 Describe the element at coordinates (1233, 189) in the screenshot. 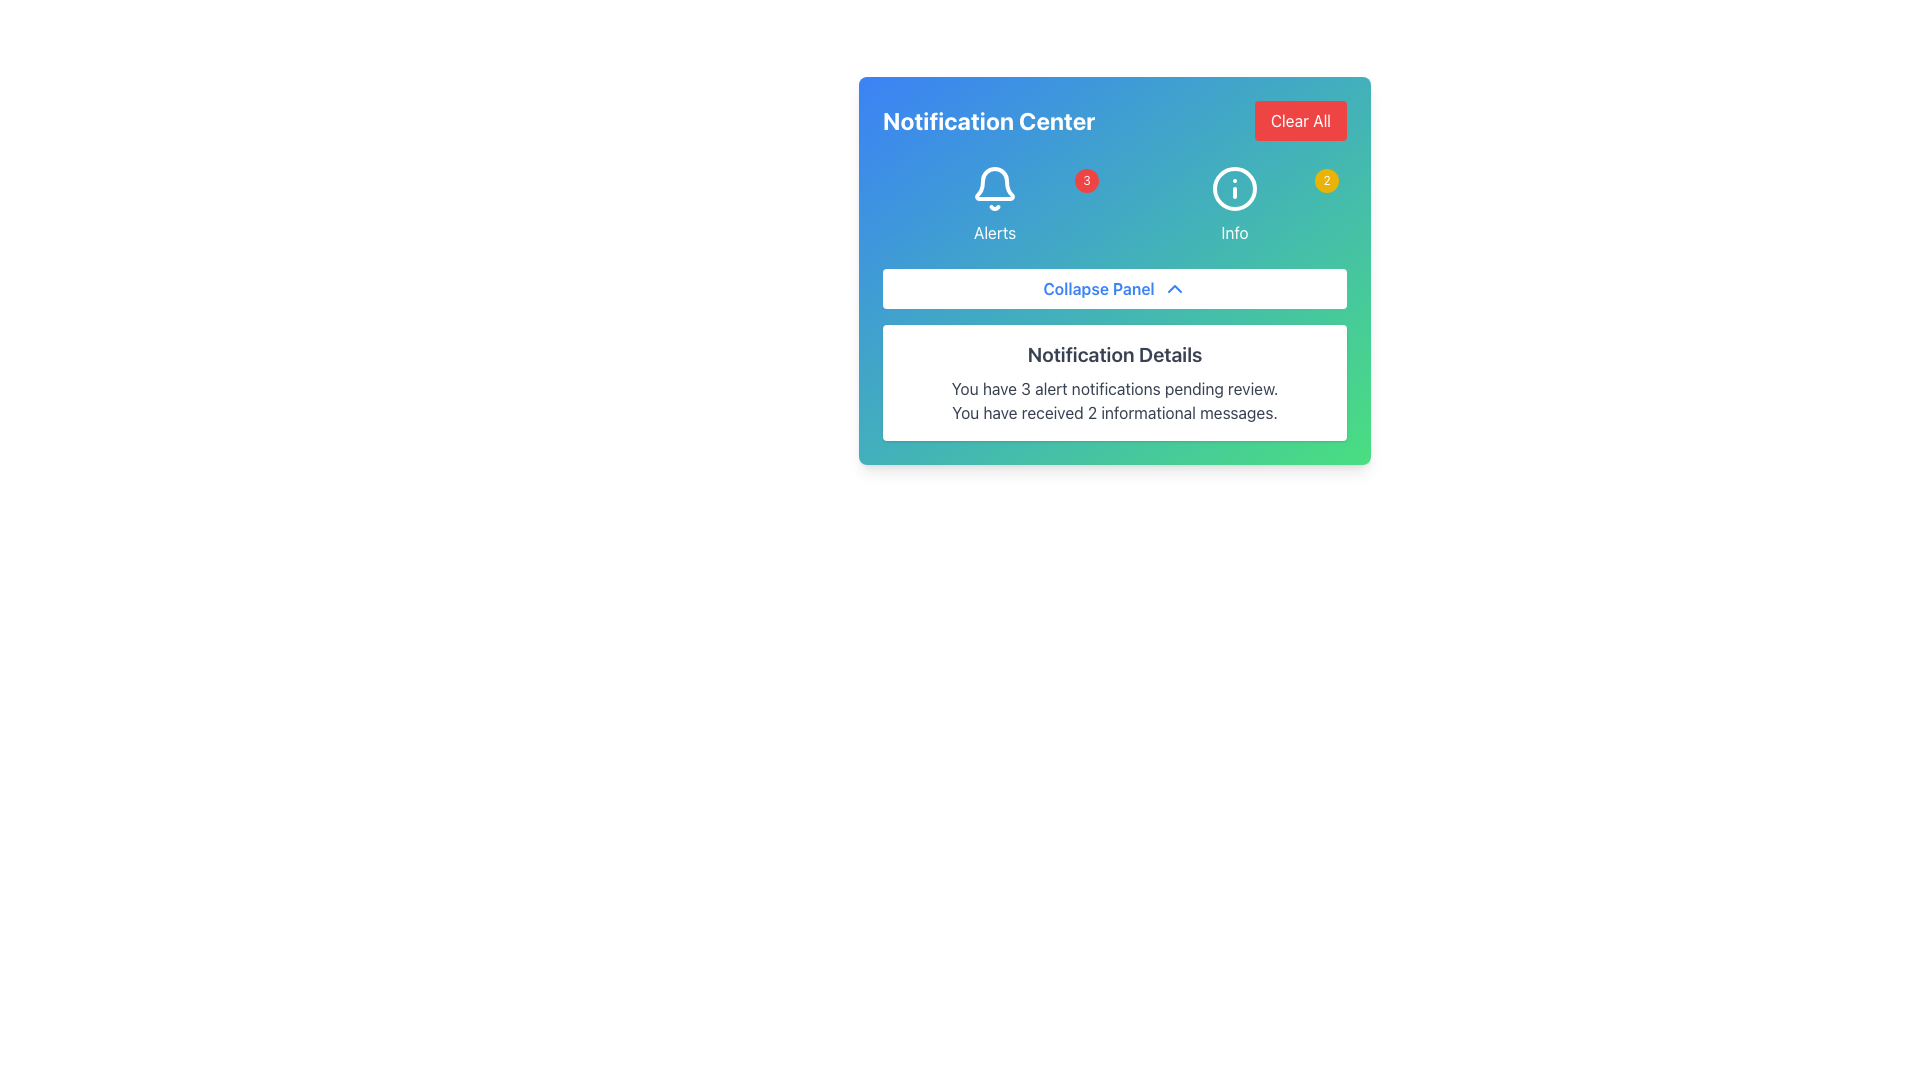

I see `decorative circle within the SVG element located in the 'Info' section of the notification panel for design details` at that location.